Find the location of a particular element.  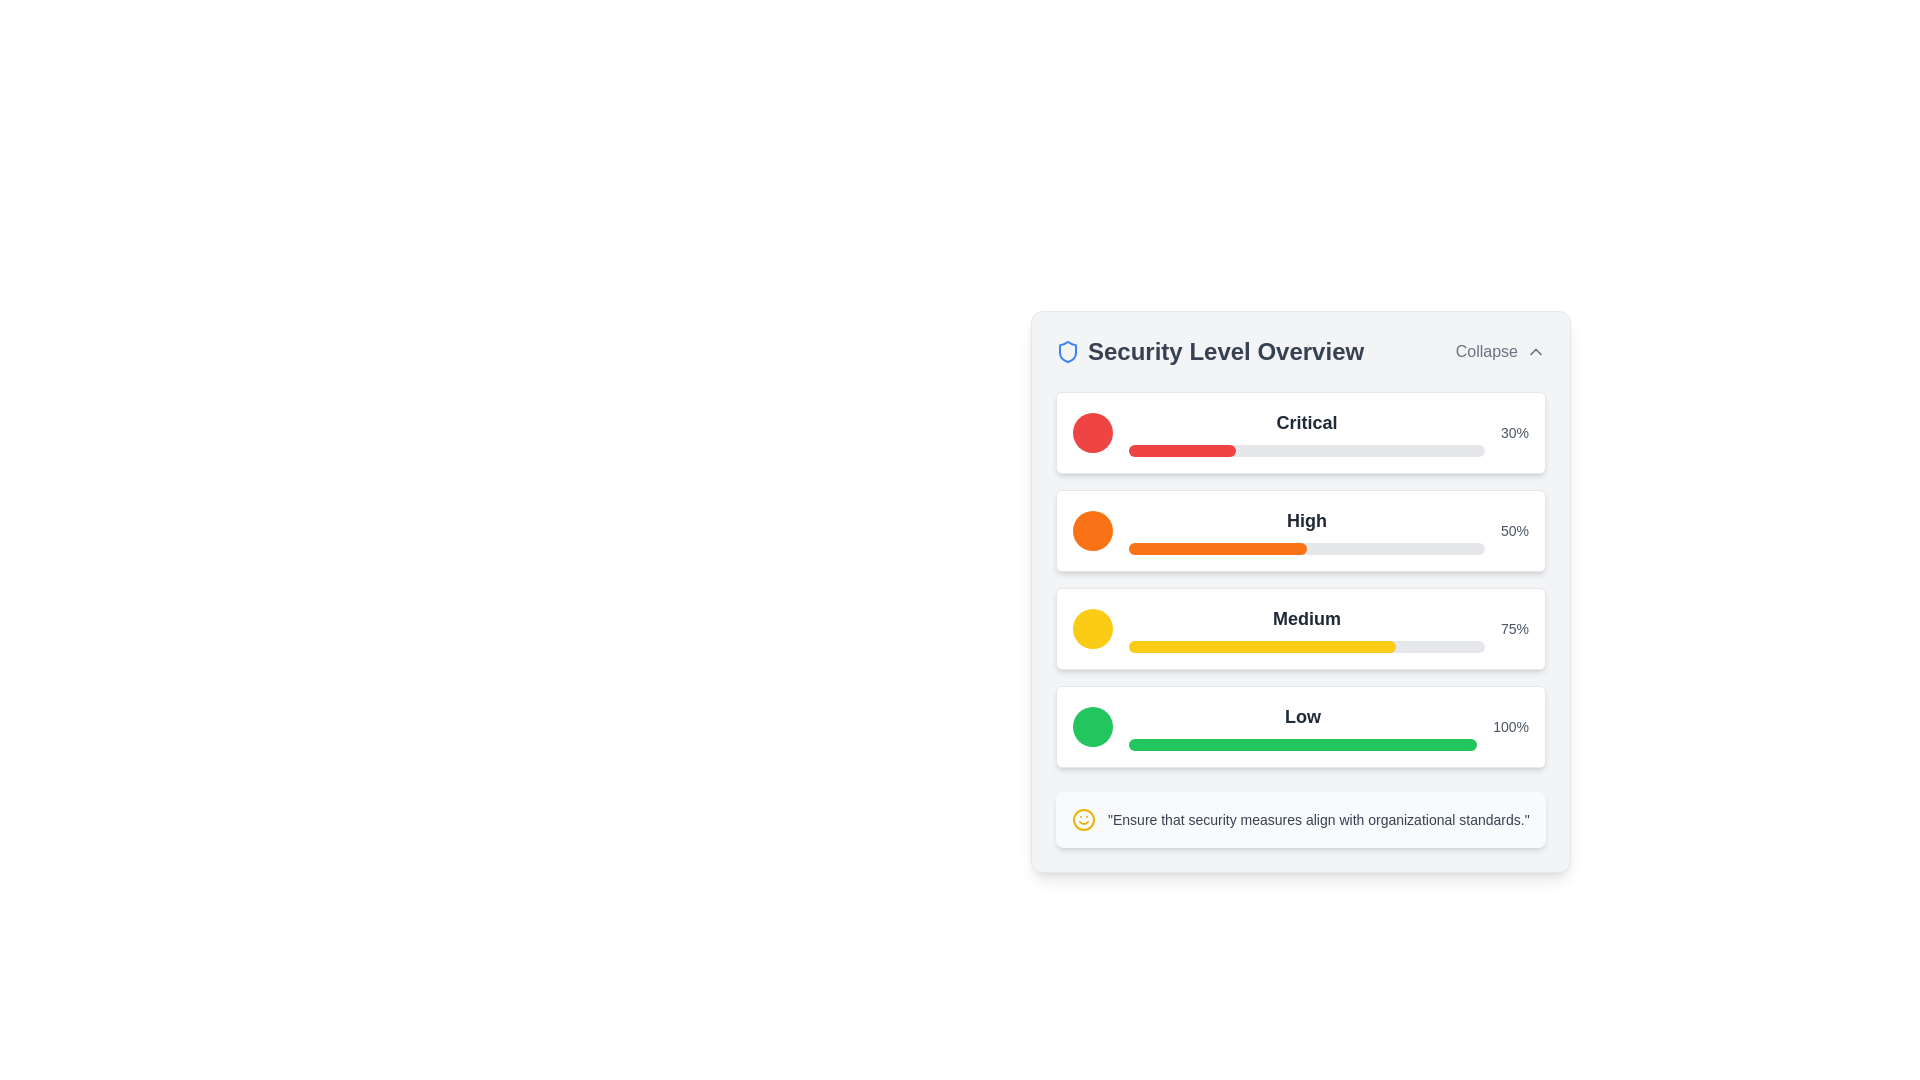

the horizontal progress bar labeled 'Medium' which is filled to approximately 75% in vivid yellow color is located at coordinates (1306, 647).